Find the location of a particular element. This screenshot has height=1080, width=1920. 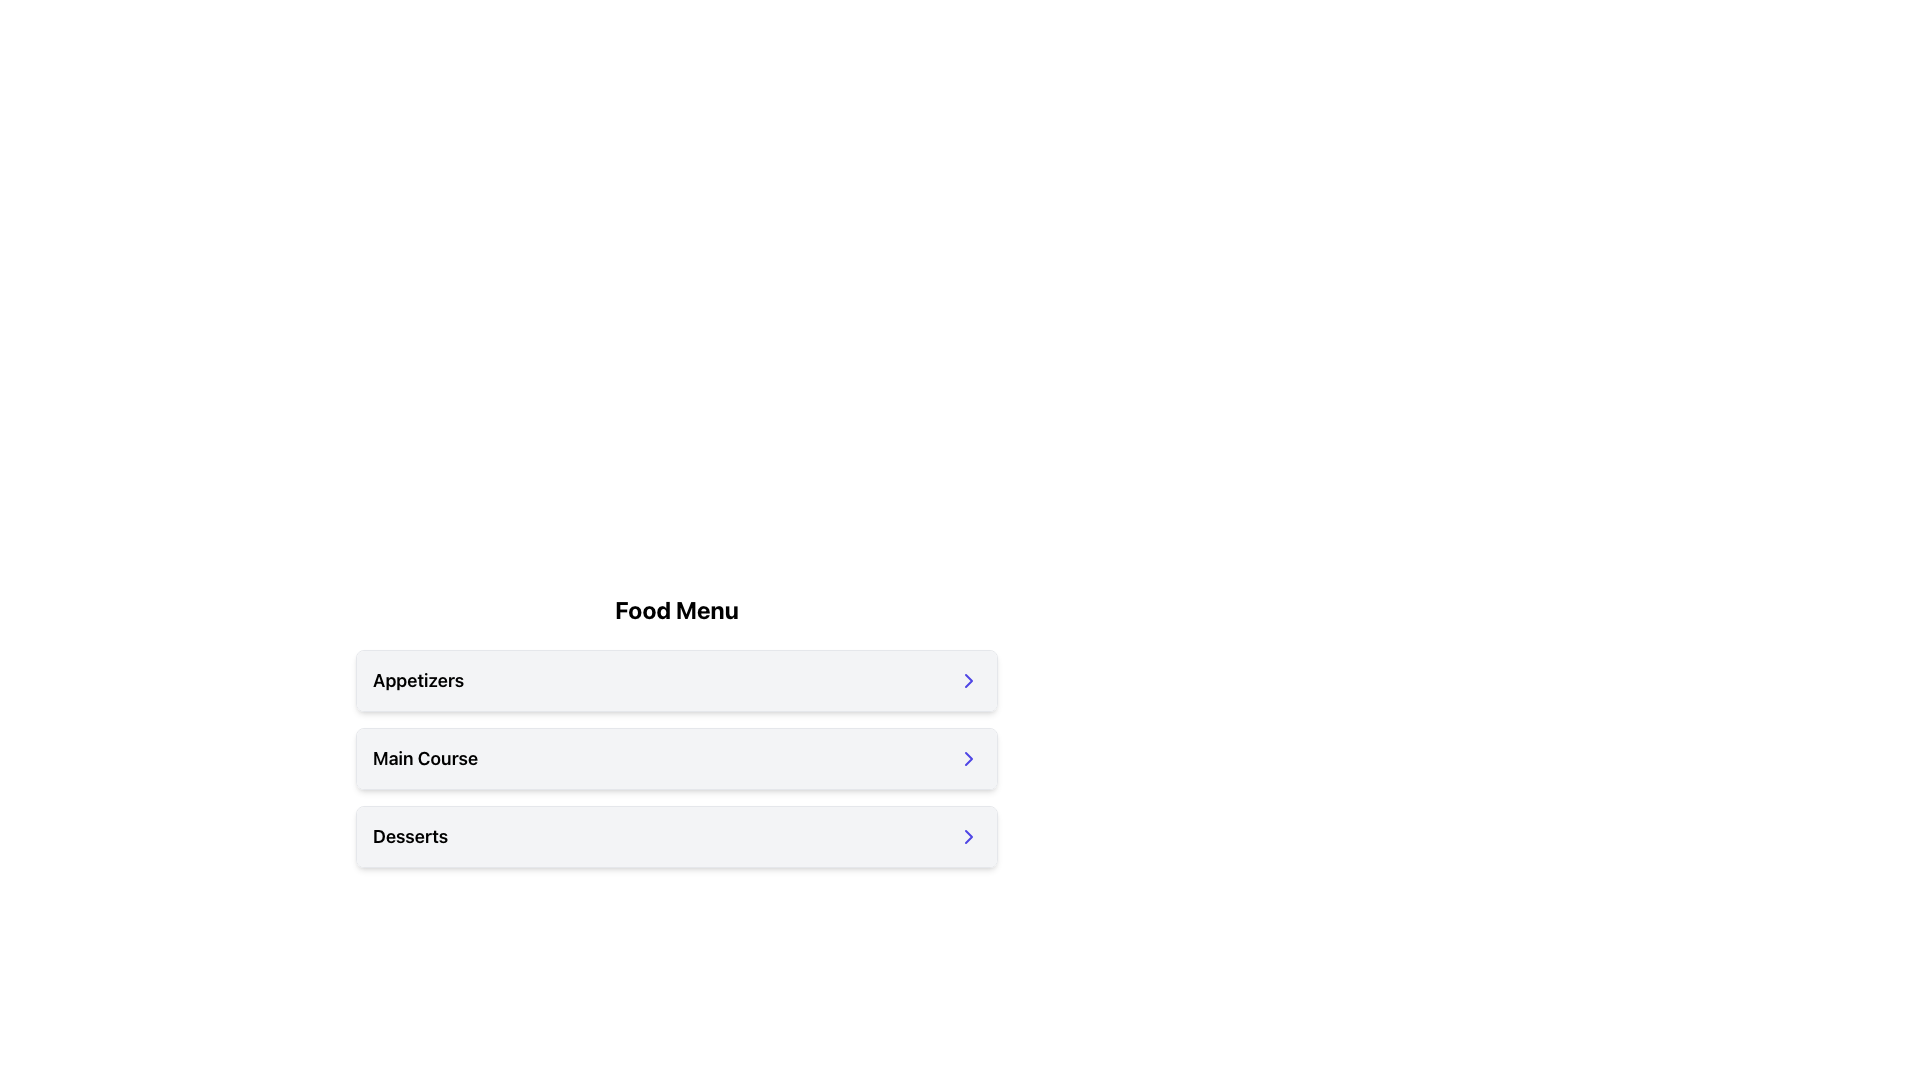

the small triangular indigo arrow icon located on the right side of the 'Main Course' menu item in the 'Food Menu' list is located at coordinates (969, 759).